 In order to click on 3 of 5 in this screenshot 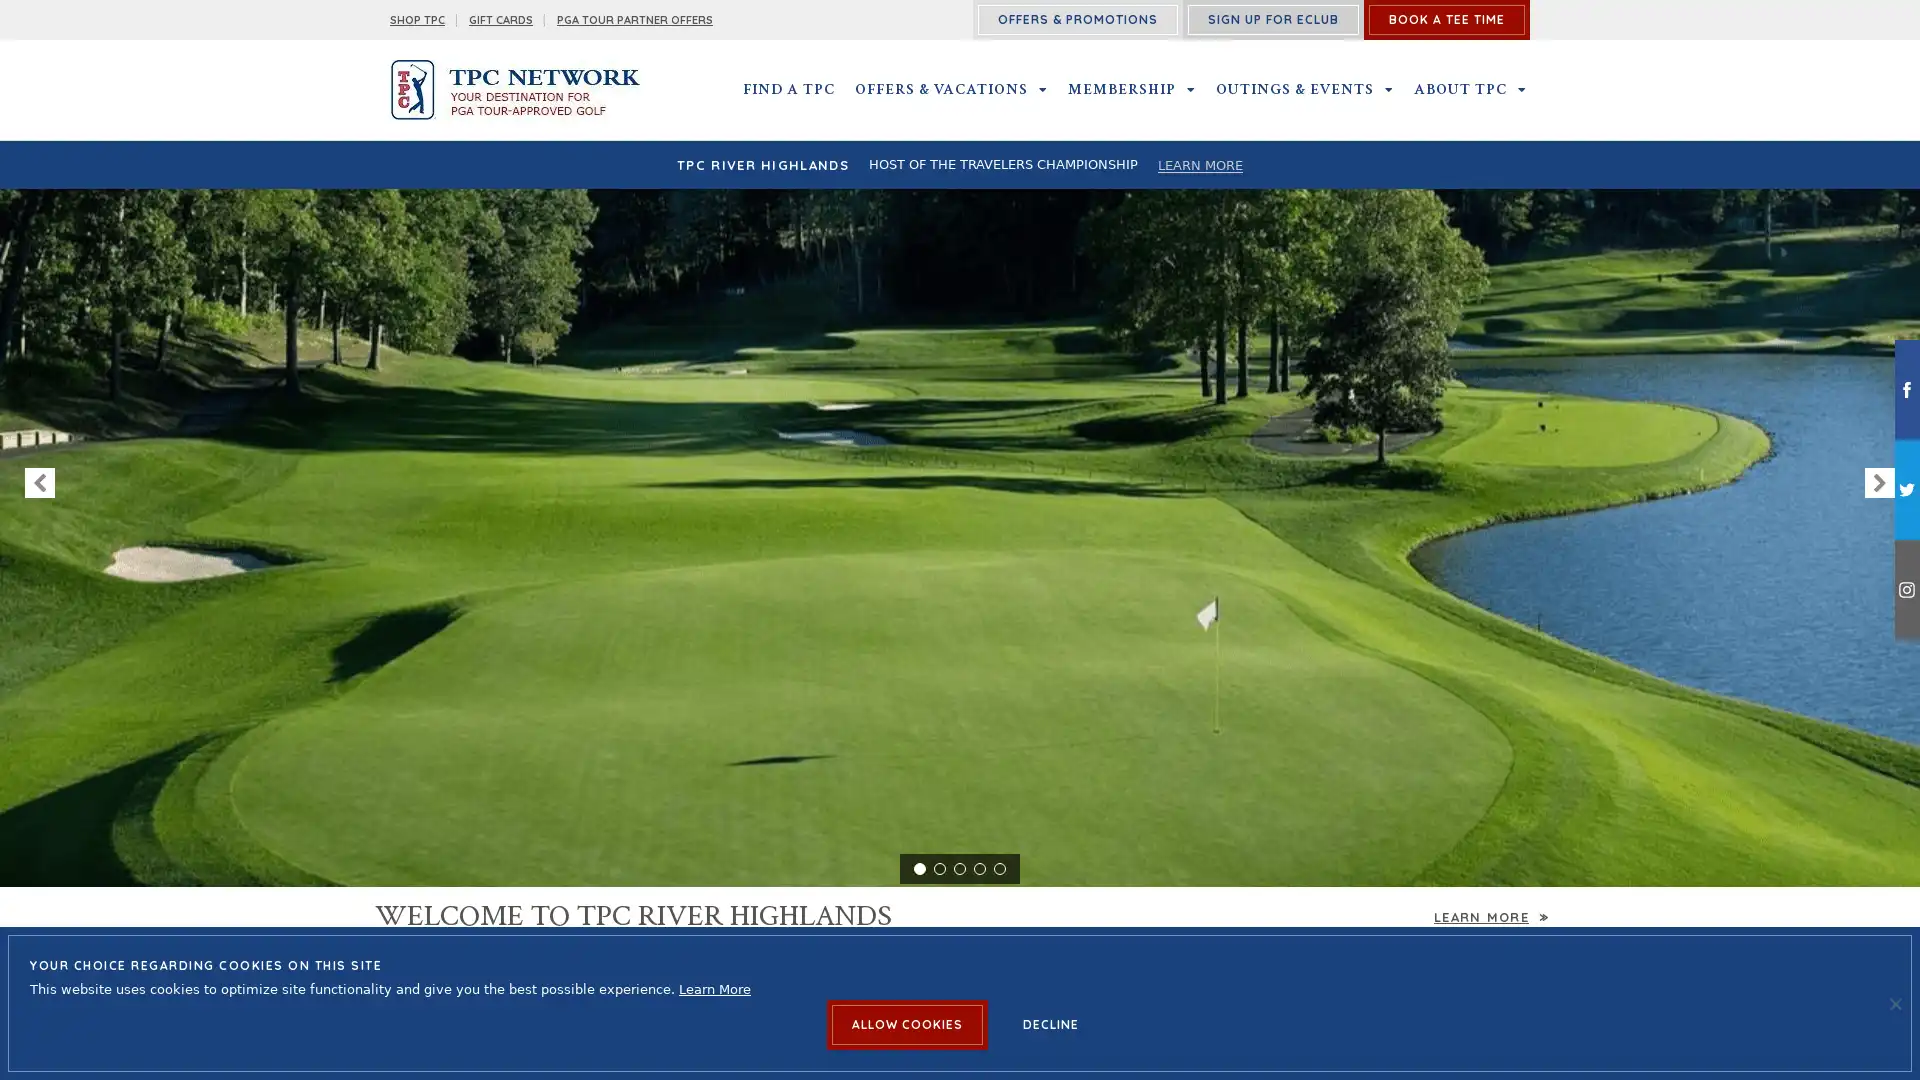, I will do `click(960, 867)`.